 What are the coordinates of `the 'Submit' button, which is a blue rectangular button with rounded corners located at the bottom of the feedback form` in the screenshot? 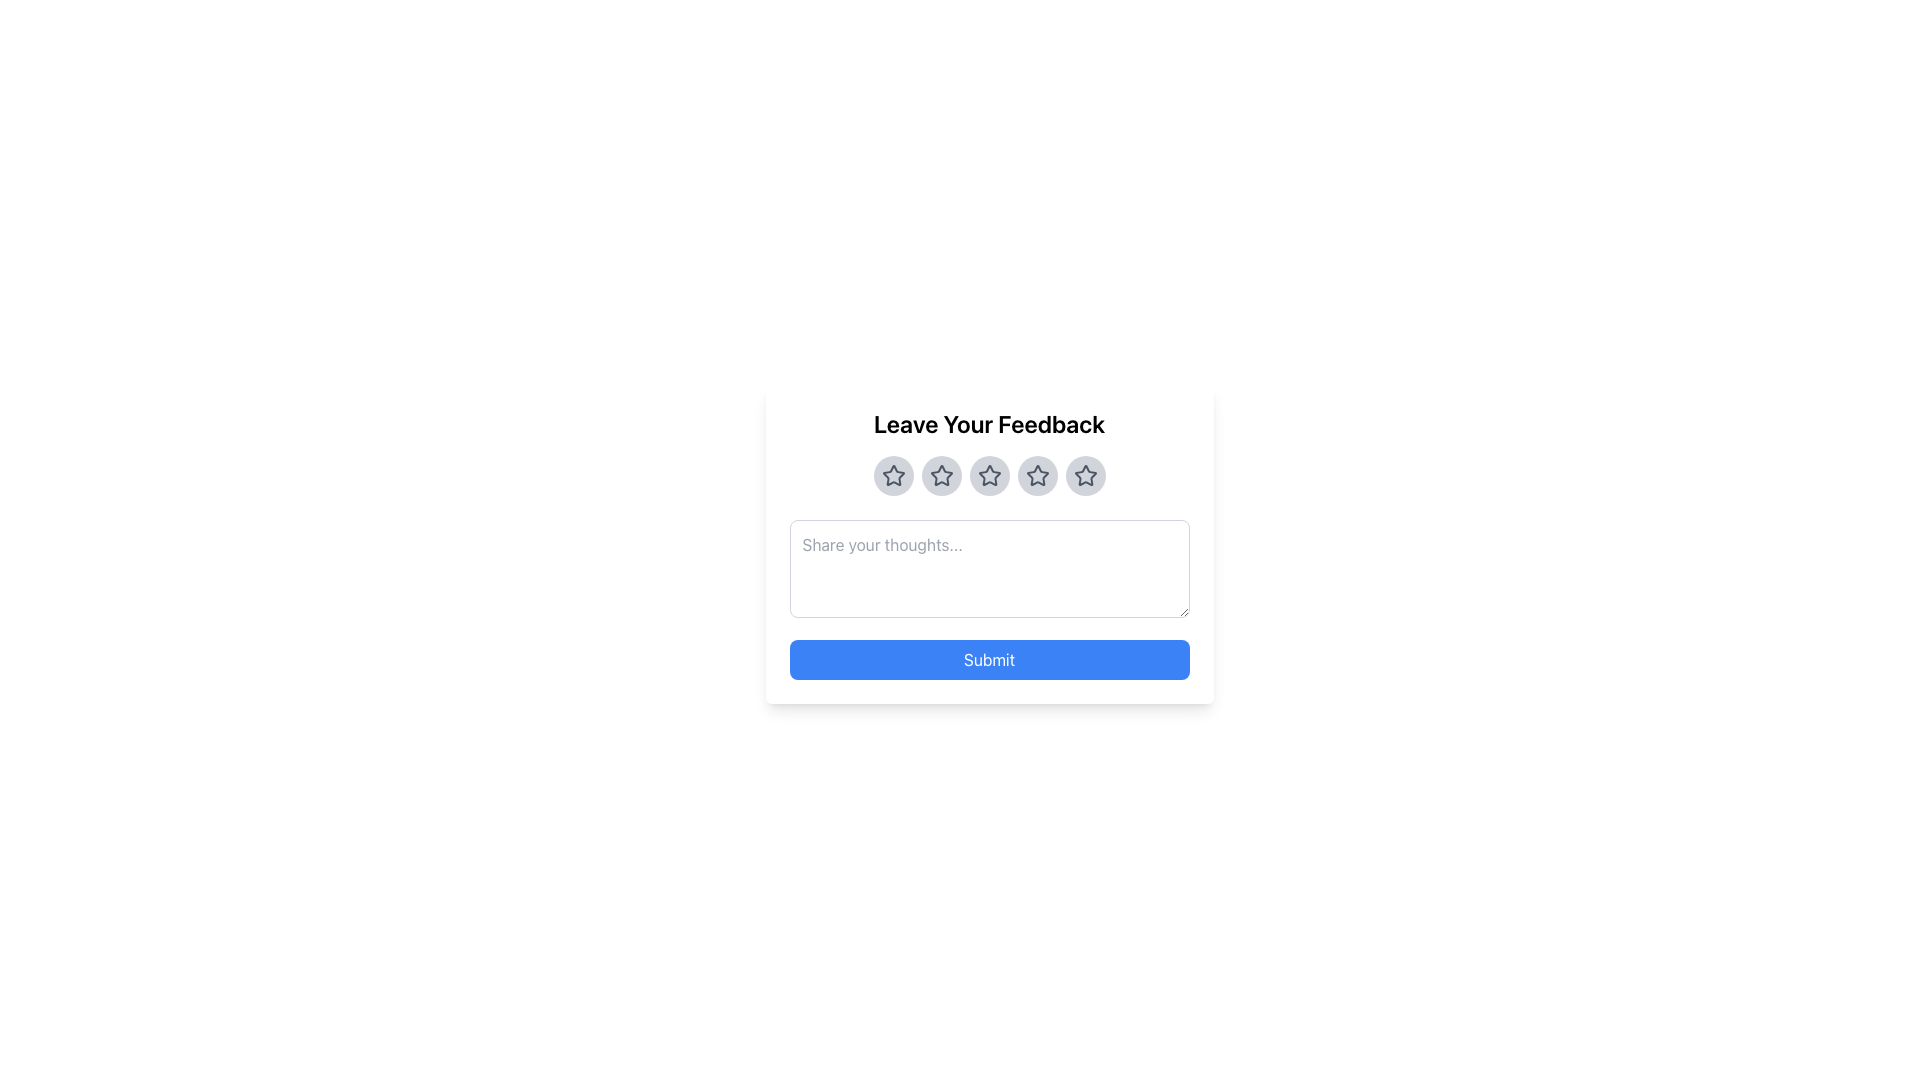 It's located at (989, 659).